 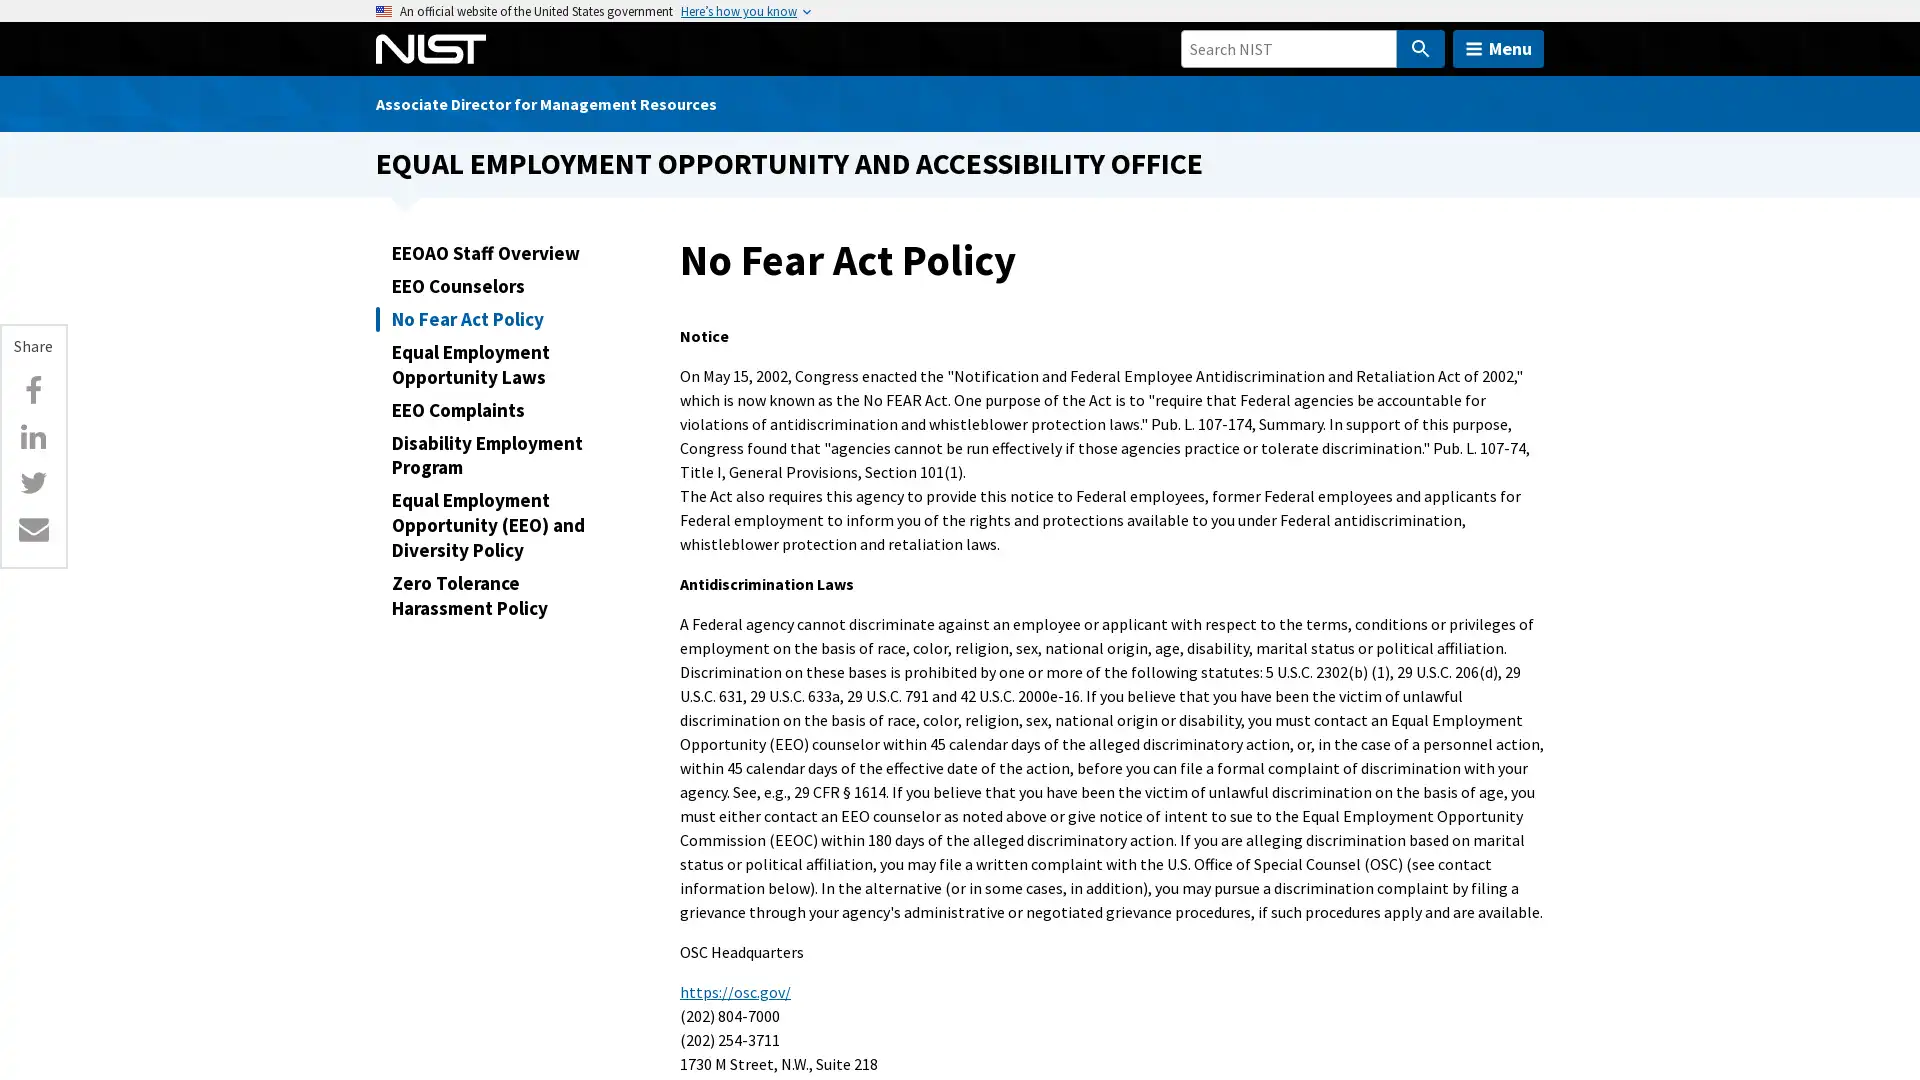 What do you see at coordinates (1498, 48) in the screenshot?
I see `Menu` at bounding box center [1498, 48].